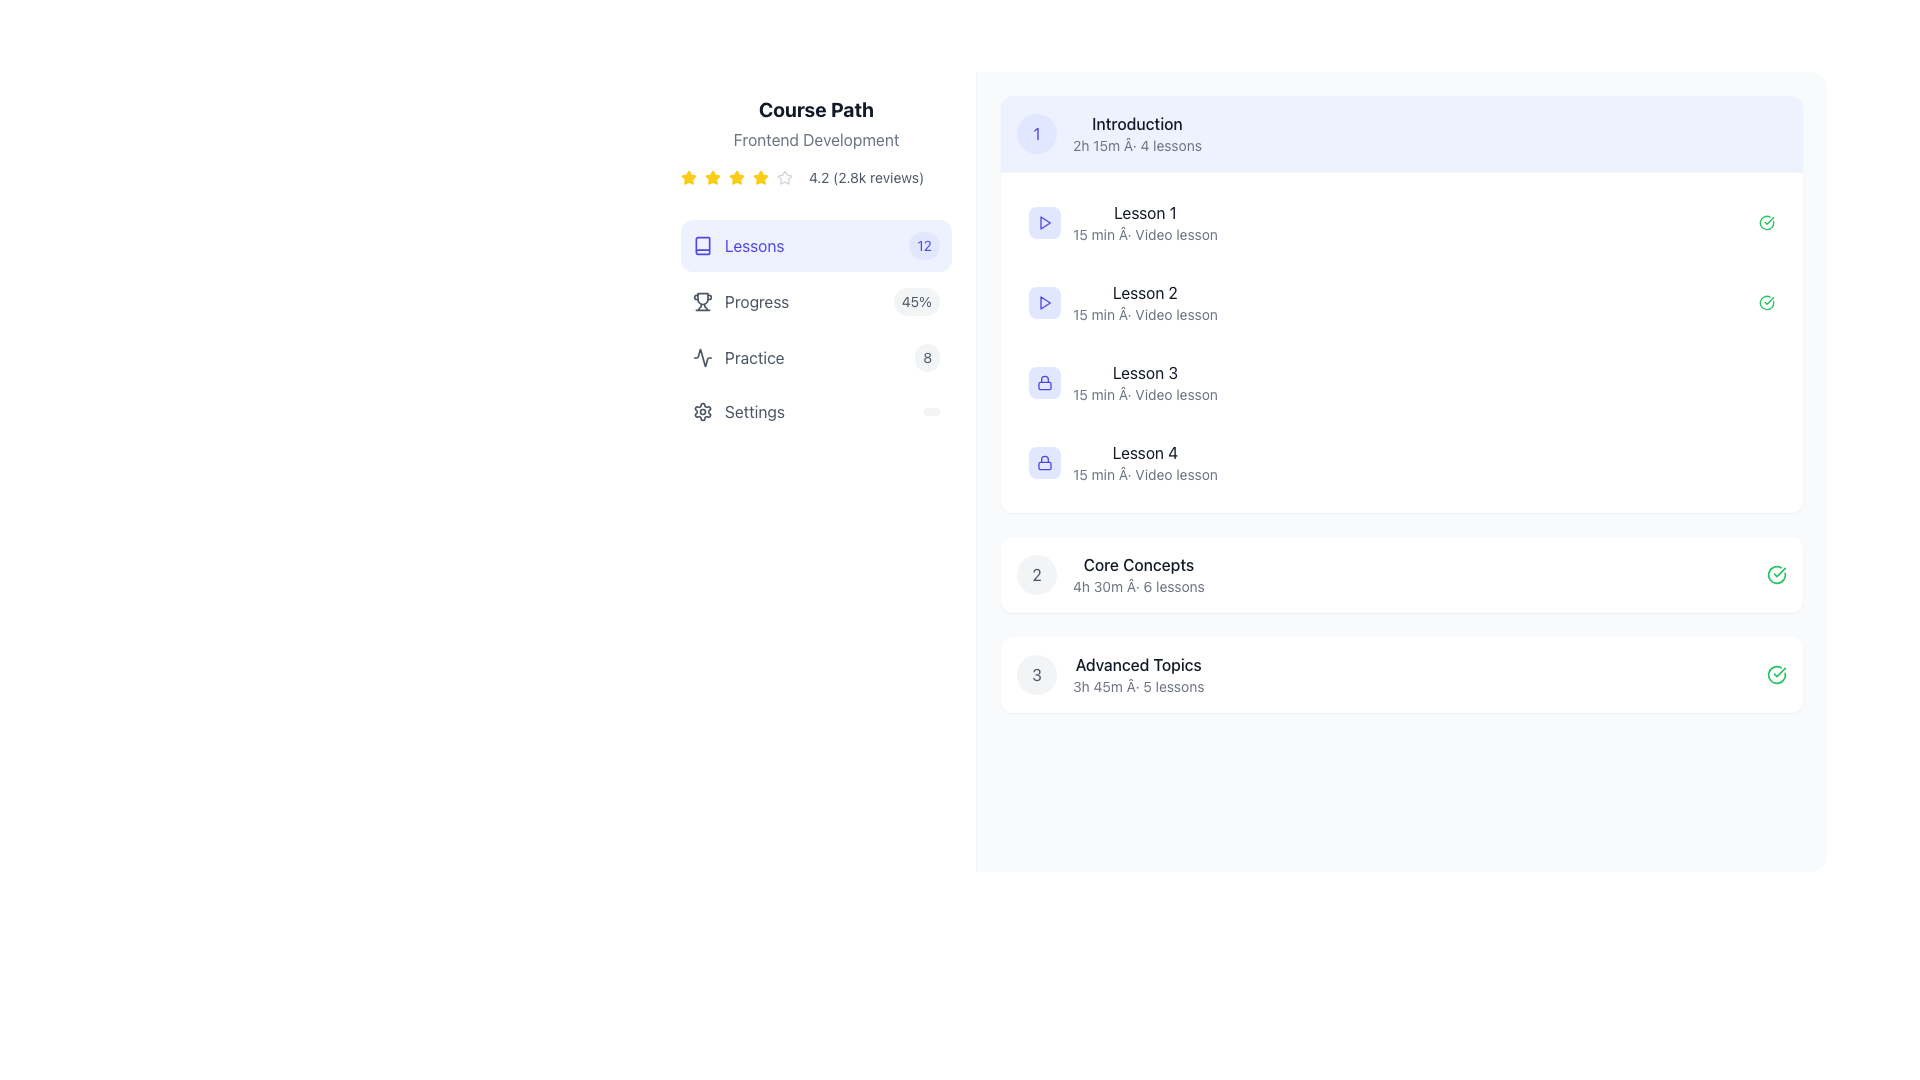  Describe the element at coordinates (1766, 303) in the screenshot. I see `the checkmark icon within a circle that indicates the completion of 'Lesson 2', located to the right of the lesson title under the 'Introduction' section` at that location.